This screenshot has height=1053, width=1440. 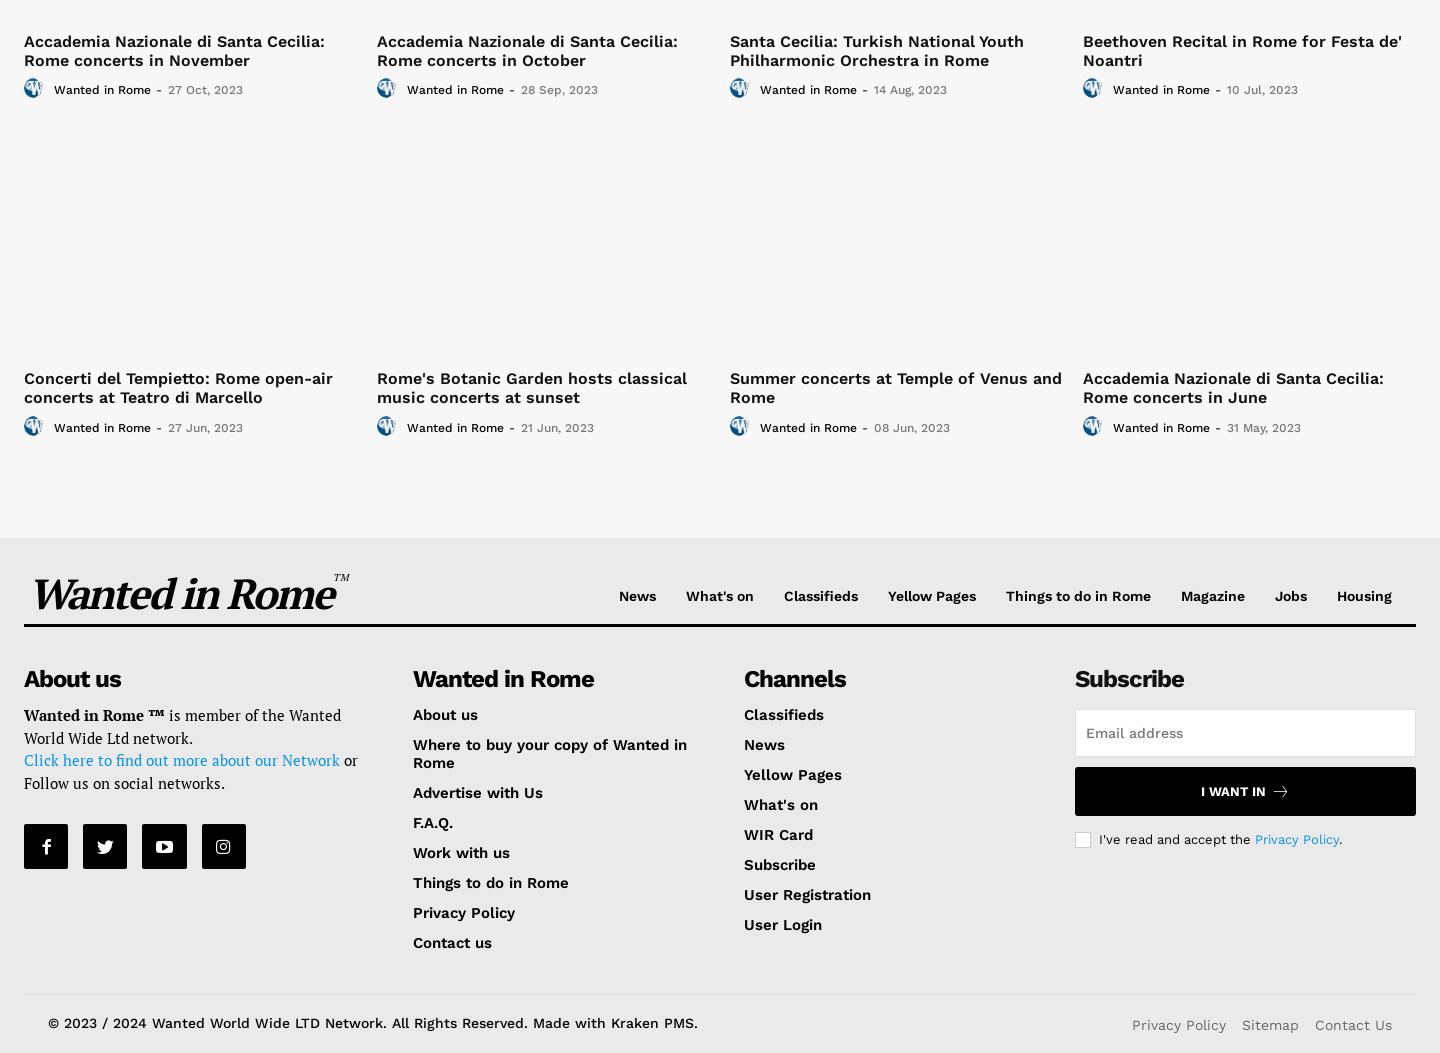 I want to click on 'Contact us', so click(x=451, y=941).